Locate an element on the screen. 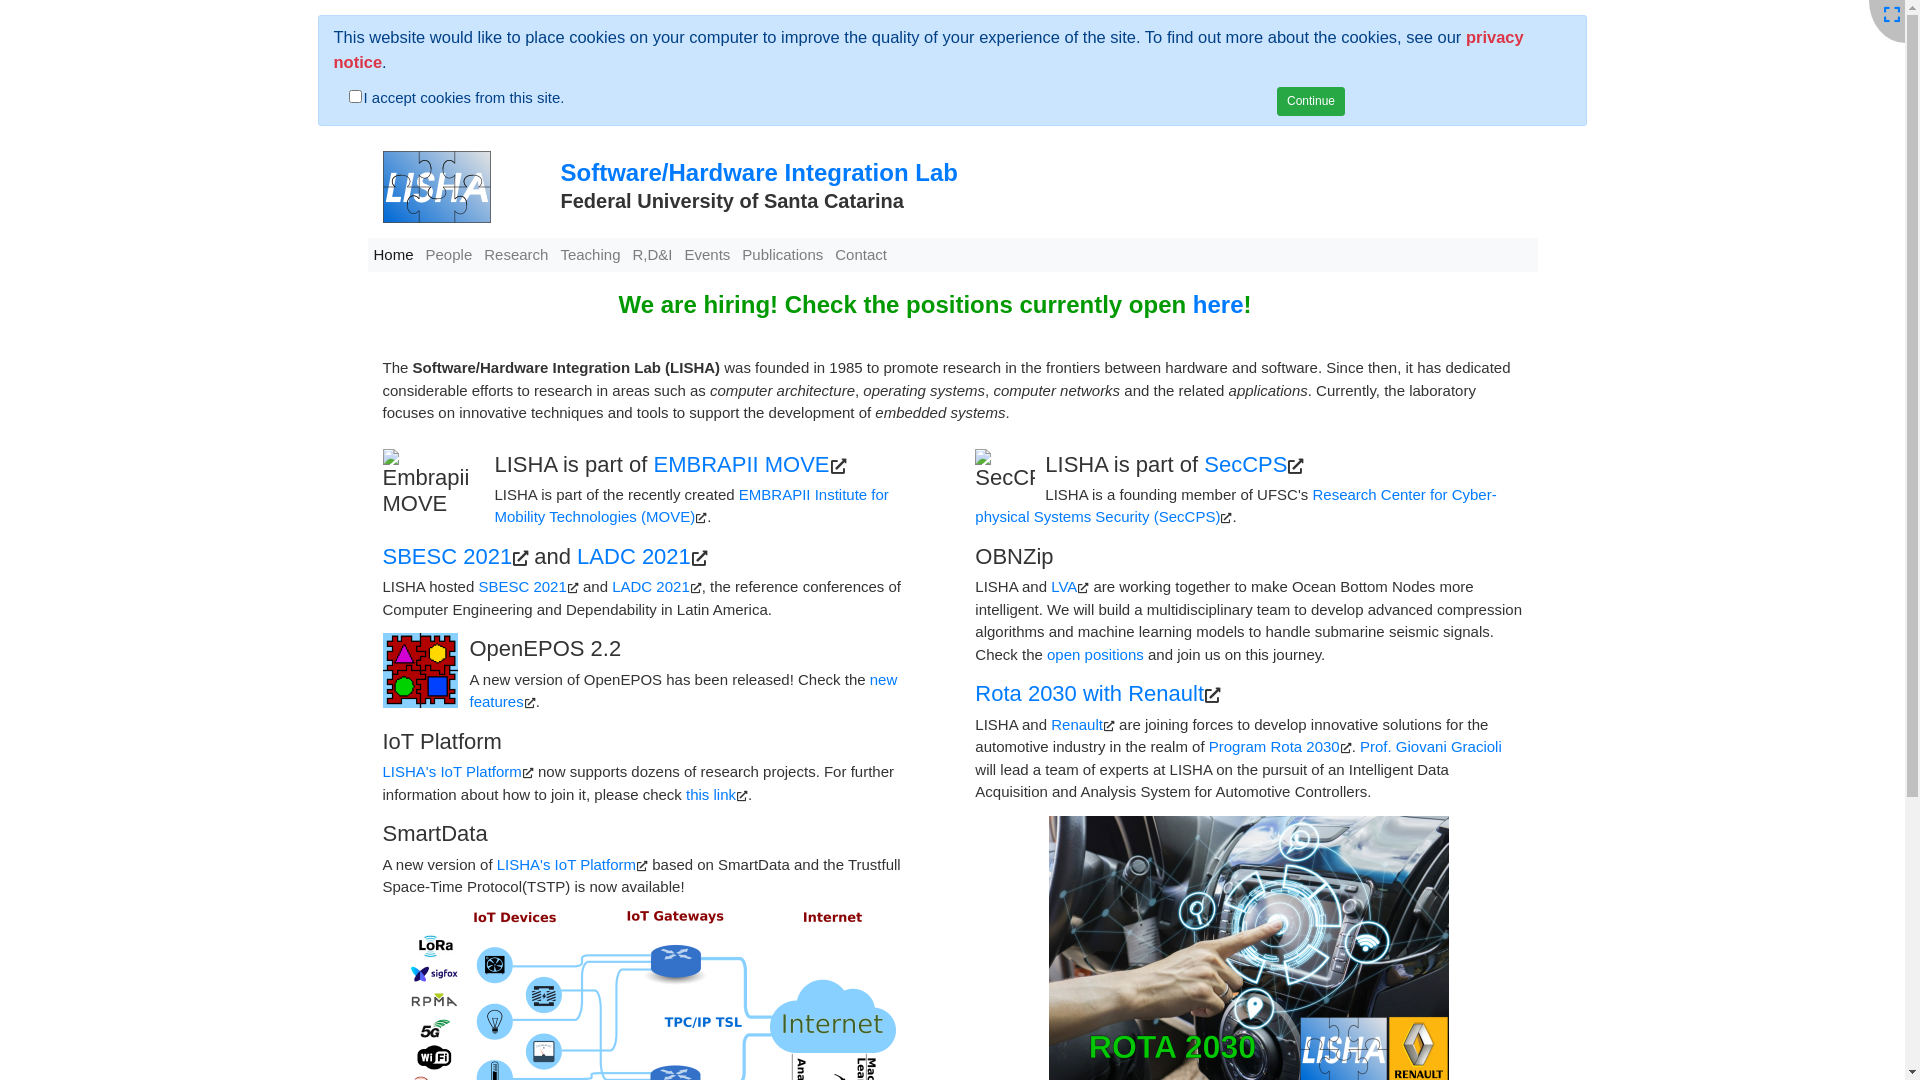  'this link' is located at coordinates (710, 793).